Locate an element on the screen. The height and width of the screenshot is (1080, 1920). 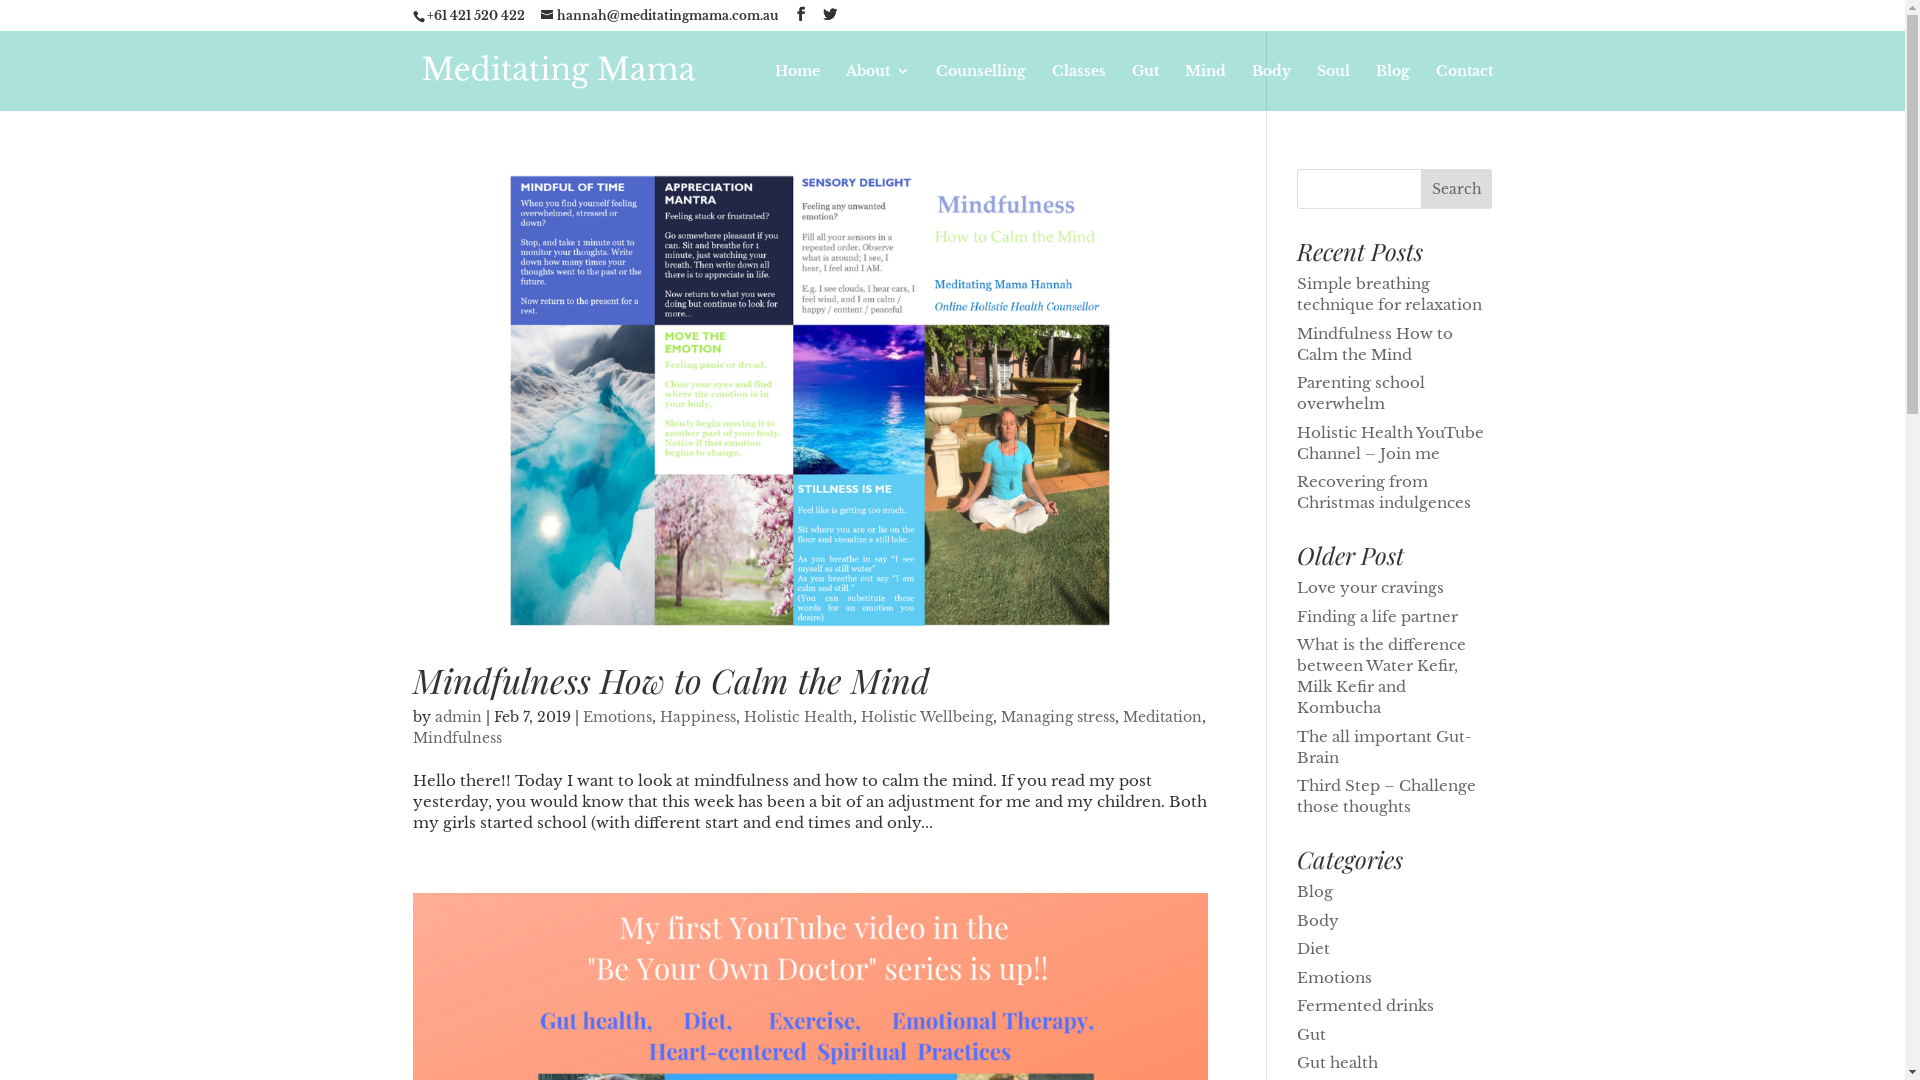
'Simple breathing technique for relaxation' is located at coordinates (1388, 293).